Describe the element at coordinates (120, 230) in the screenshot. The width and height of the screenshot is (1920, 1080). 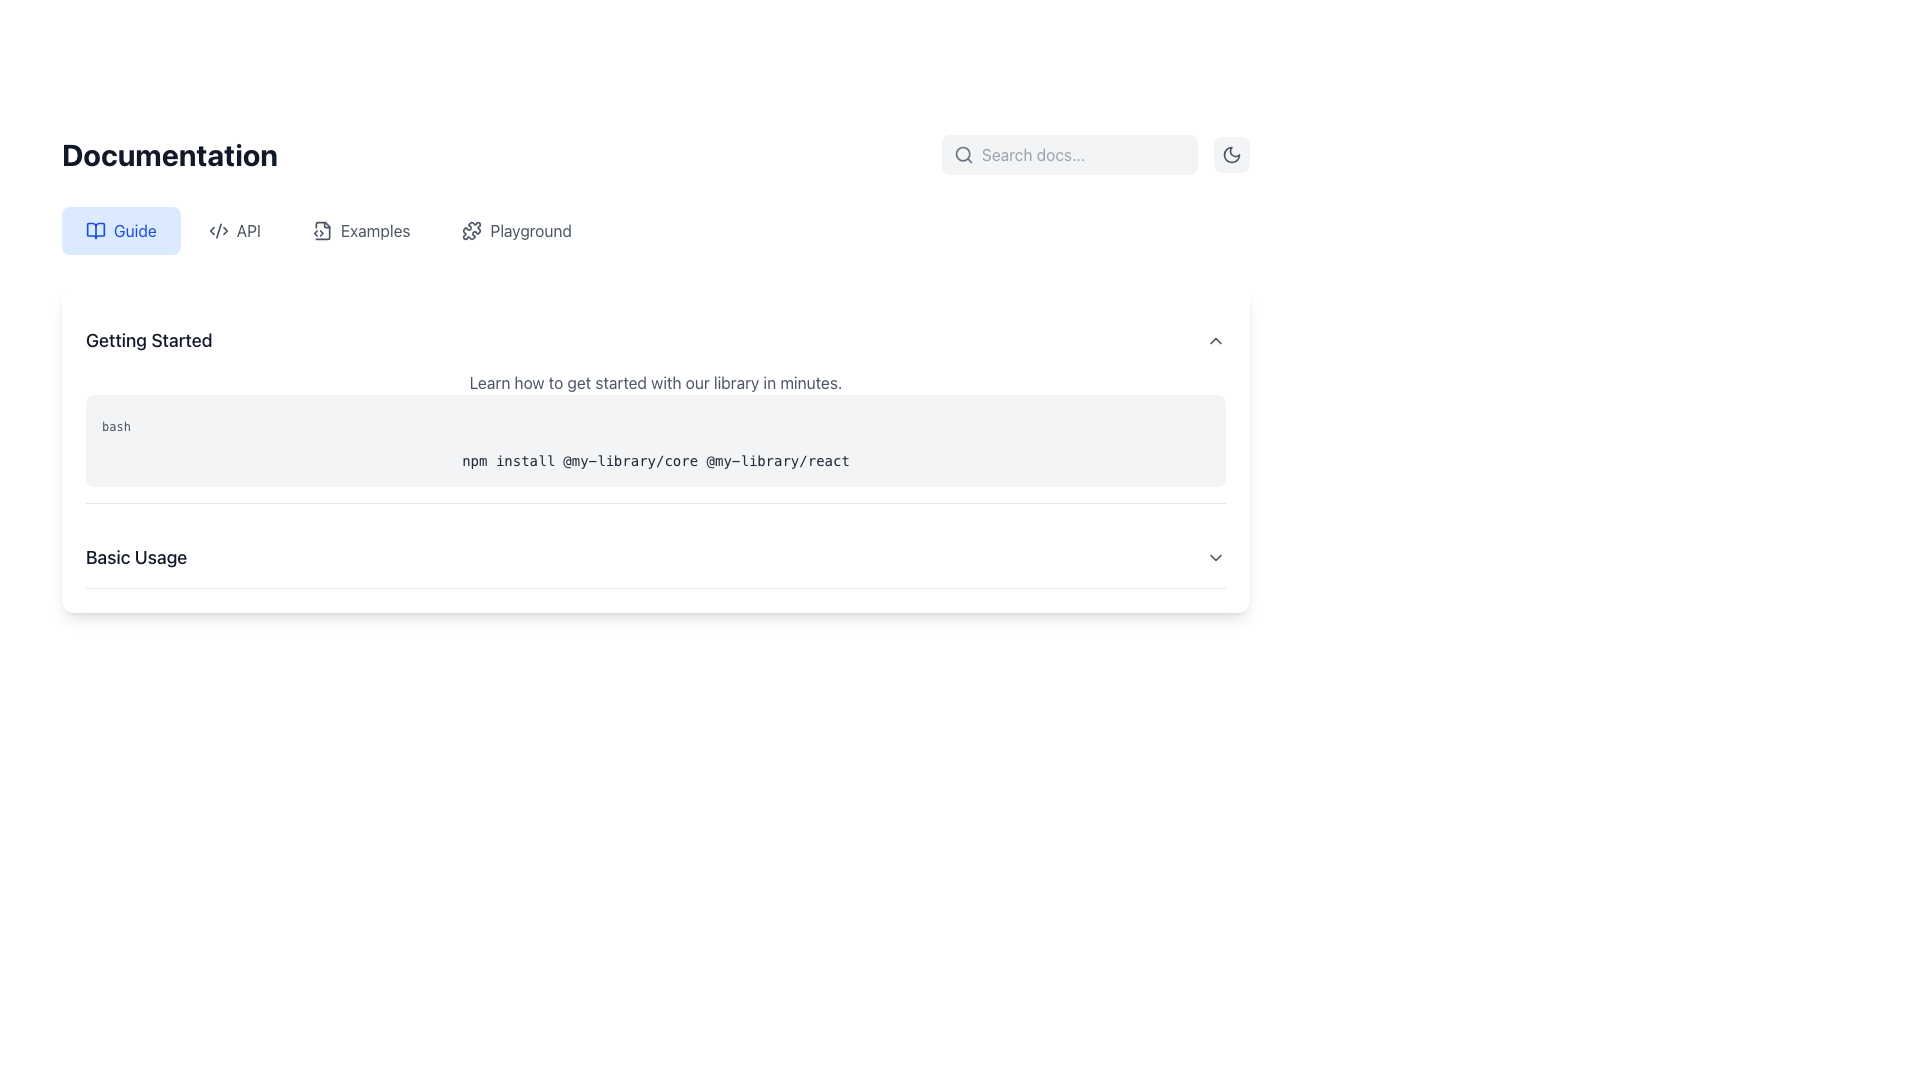
I see `the 'Guide' button located in the top navigation header, which is the leftmost button among similar items` at that location.